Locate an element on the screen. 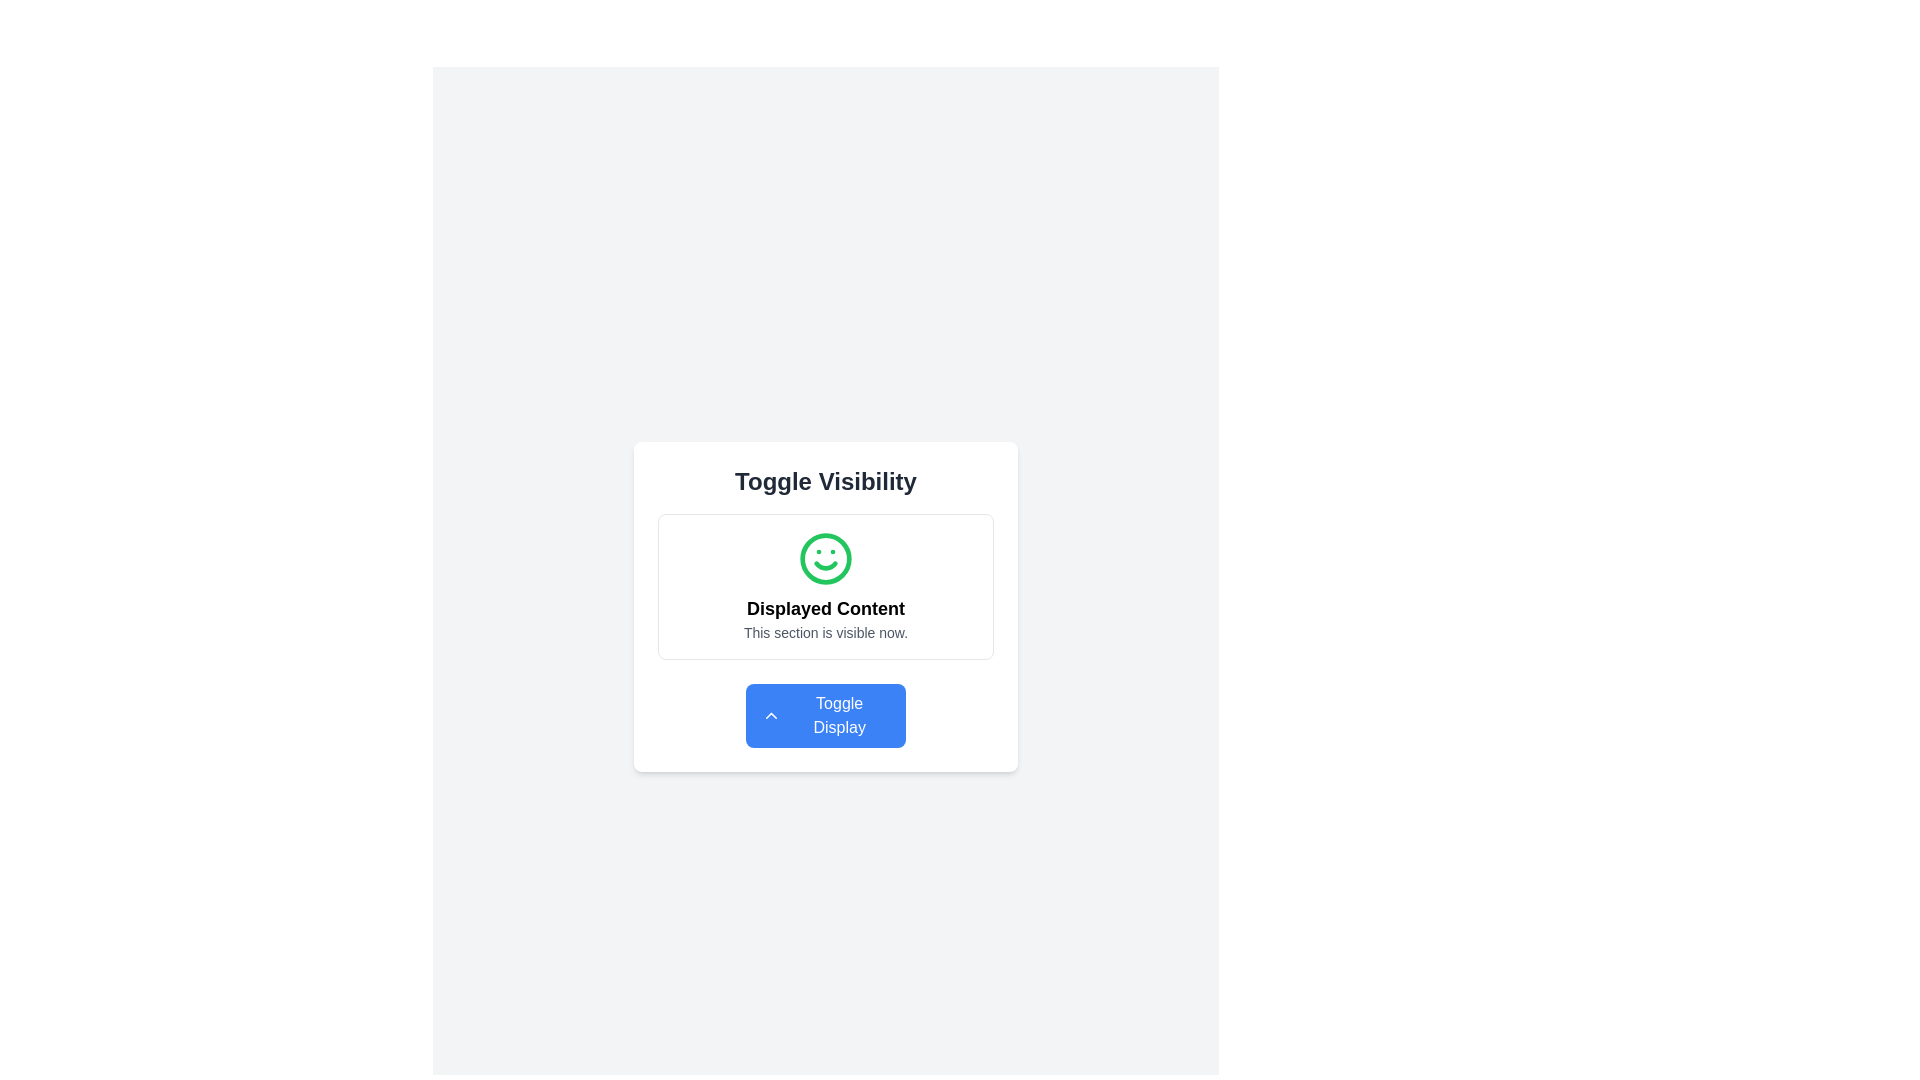 Image resolution: width=1920 pixels, height=1080 pixels. the circular green smiley face icon located centrally above the text 'Displayed Content' and 'This section is visible now.' is located at coordinates (825, 559).